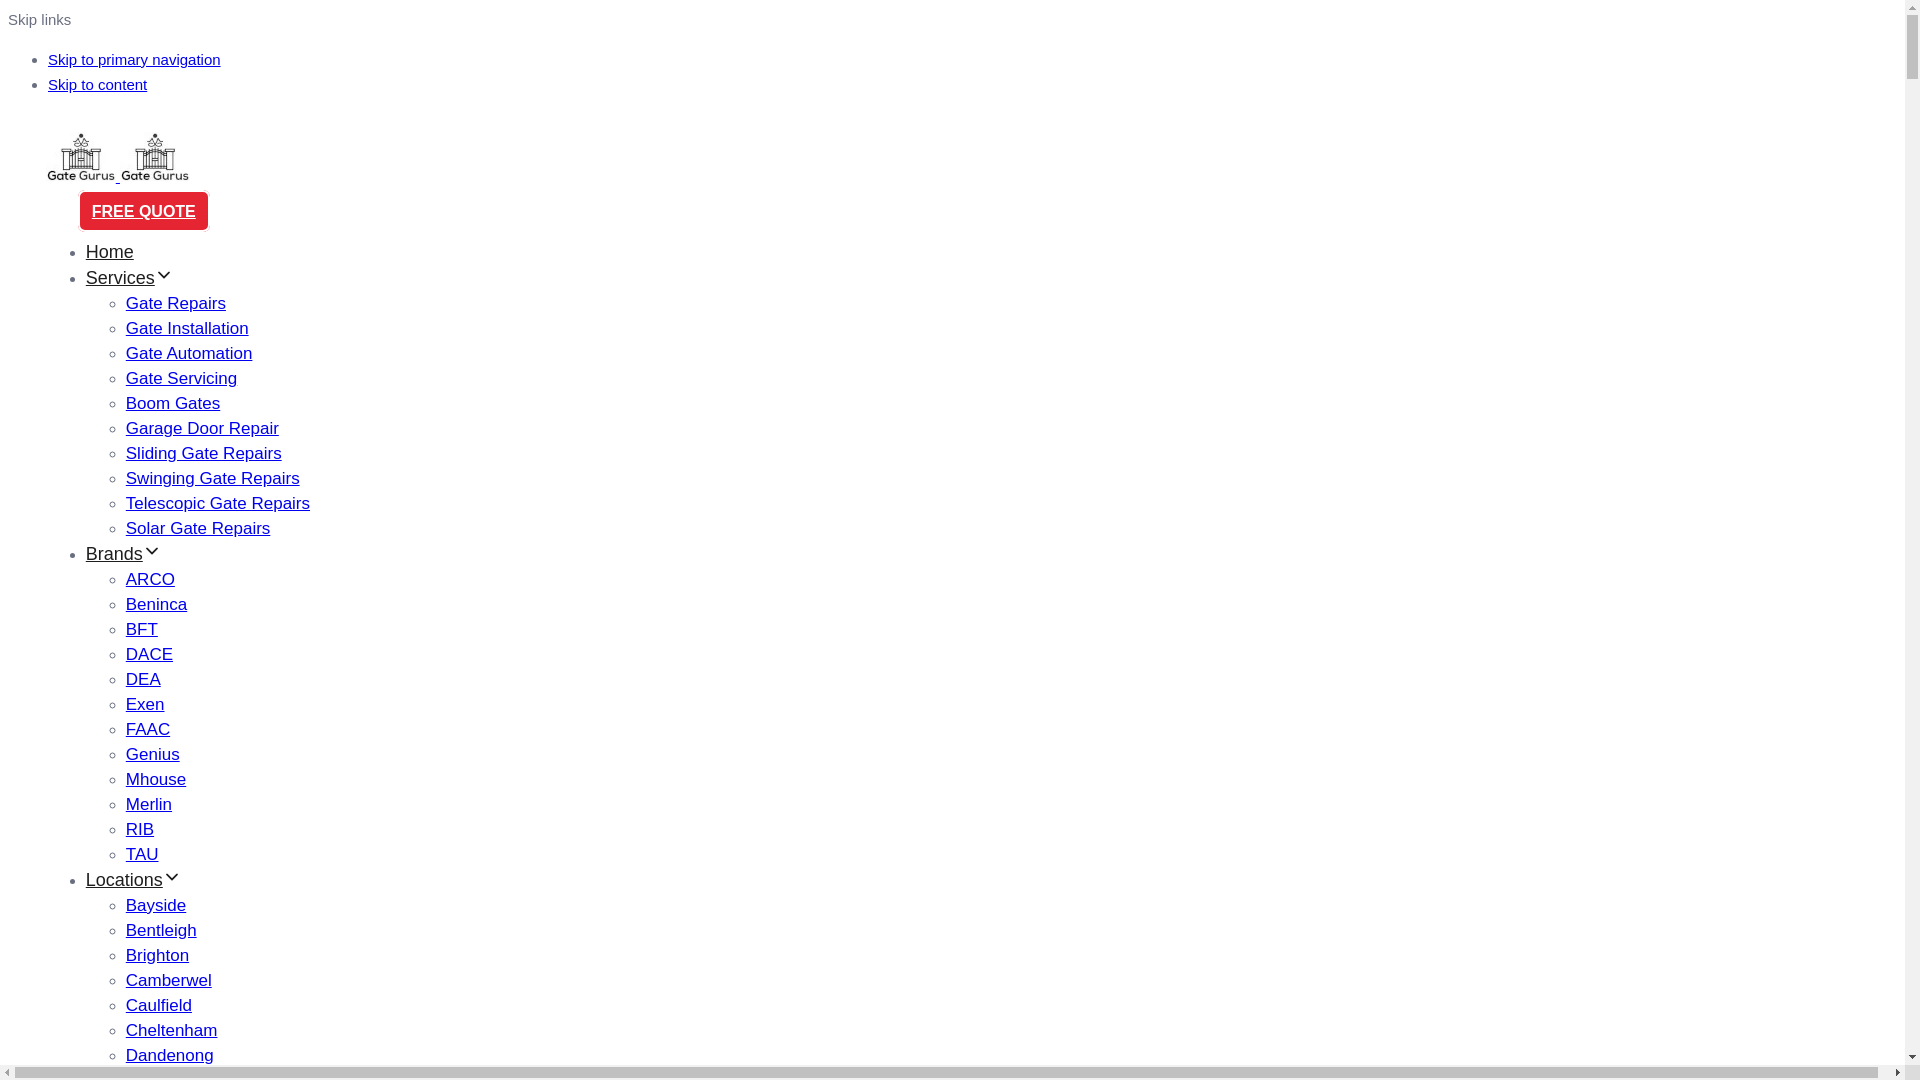 Image resolution: width=1920 pixels, height=1080 pixels. I want to click on 'Telescopic Gate Repairs', so click(217, 502).